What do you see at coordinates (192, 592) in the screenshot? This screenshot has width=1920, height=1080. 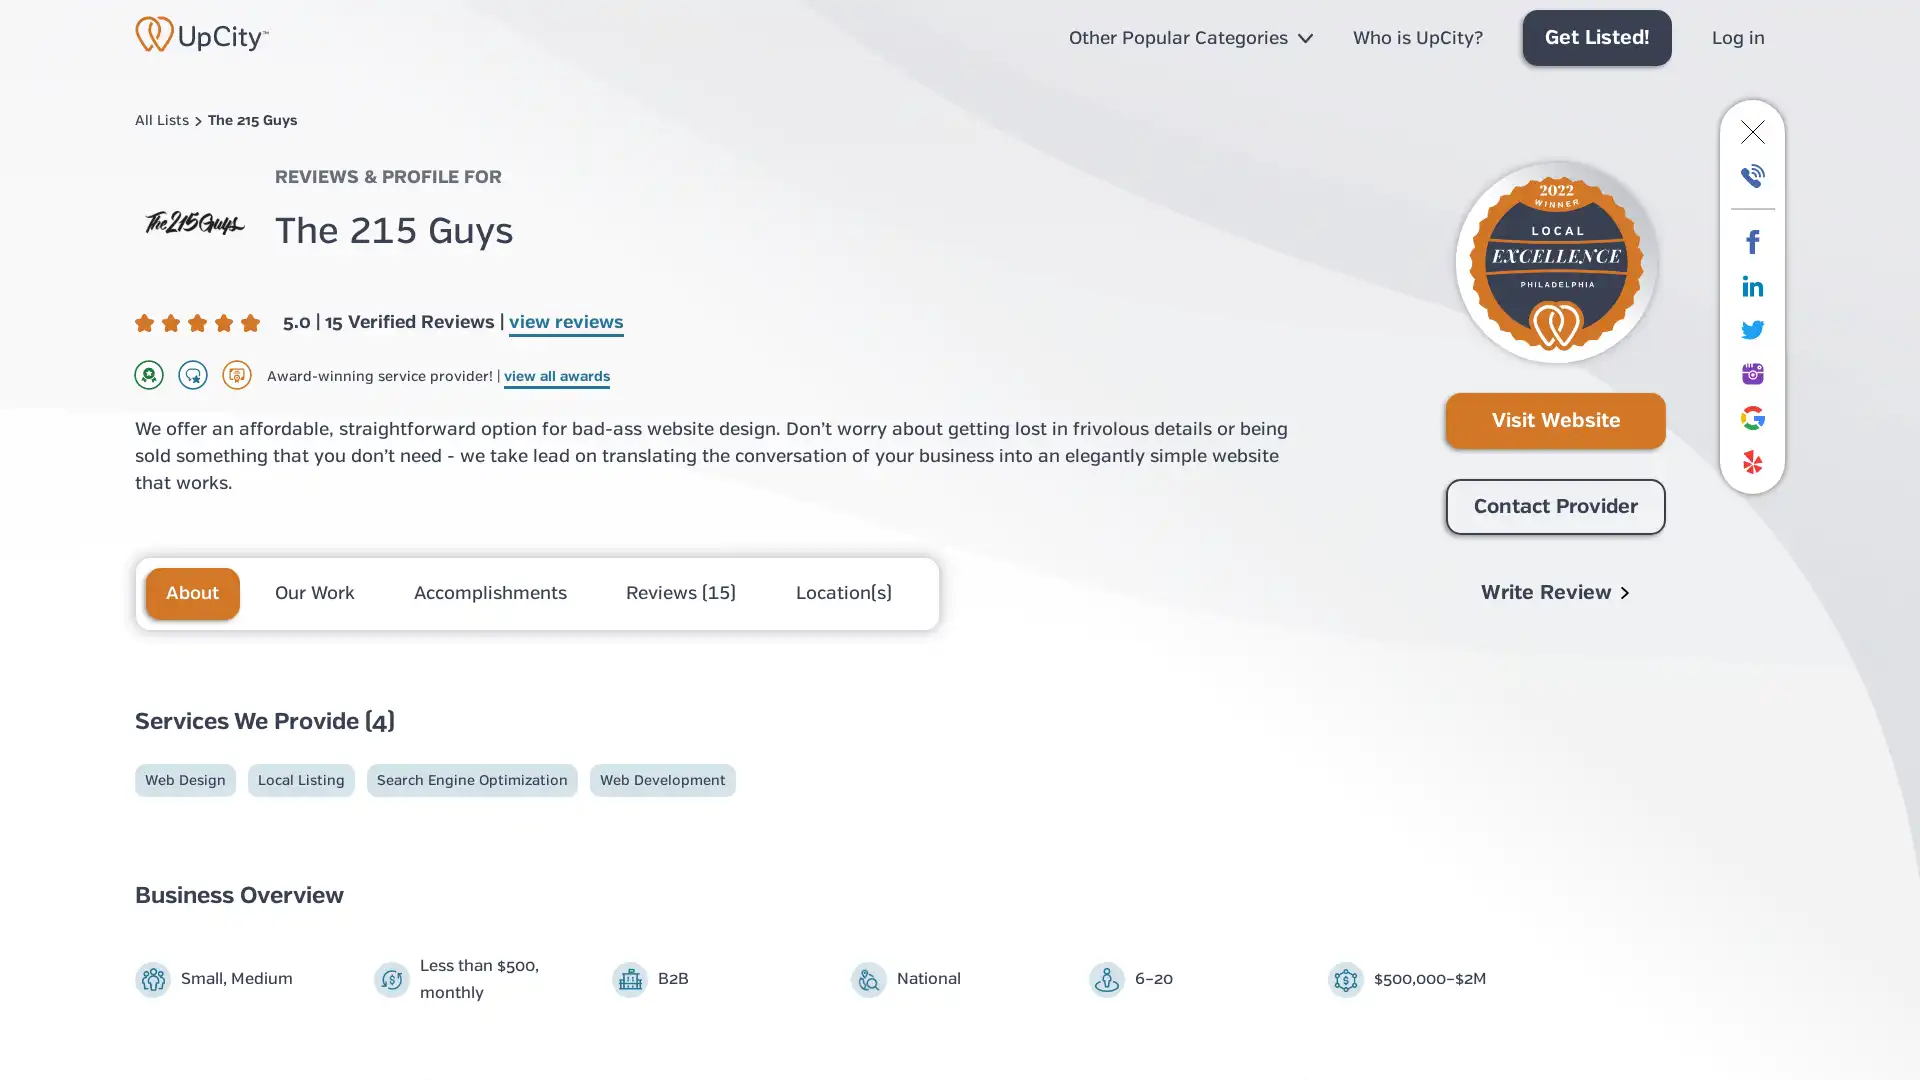 I see `About` at bounding box center [192, 592].